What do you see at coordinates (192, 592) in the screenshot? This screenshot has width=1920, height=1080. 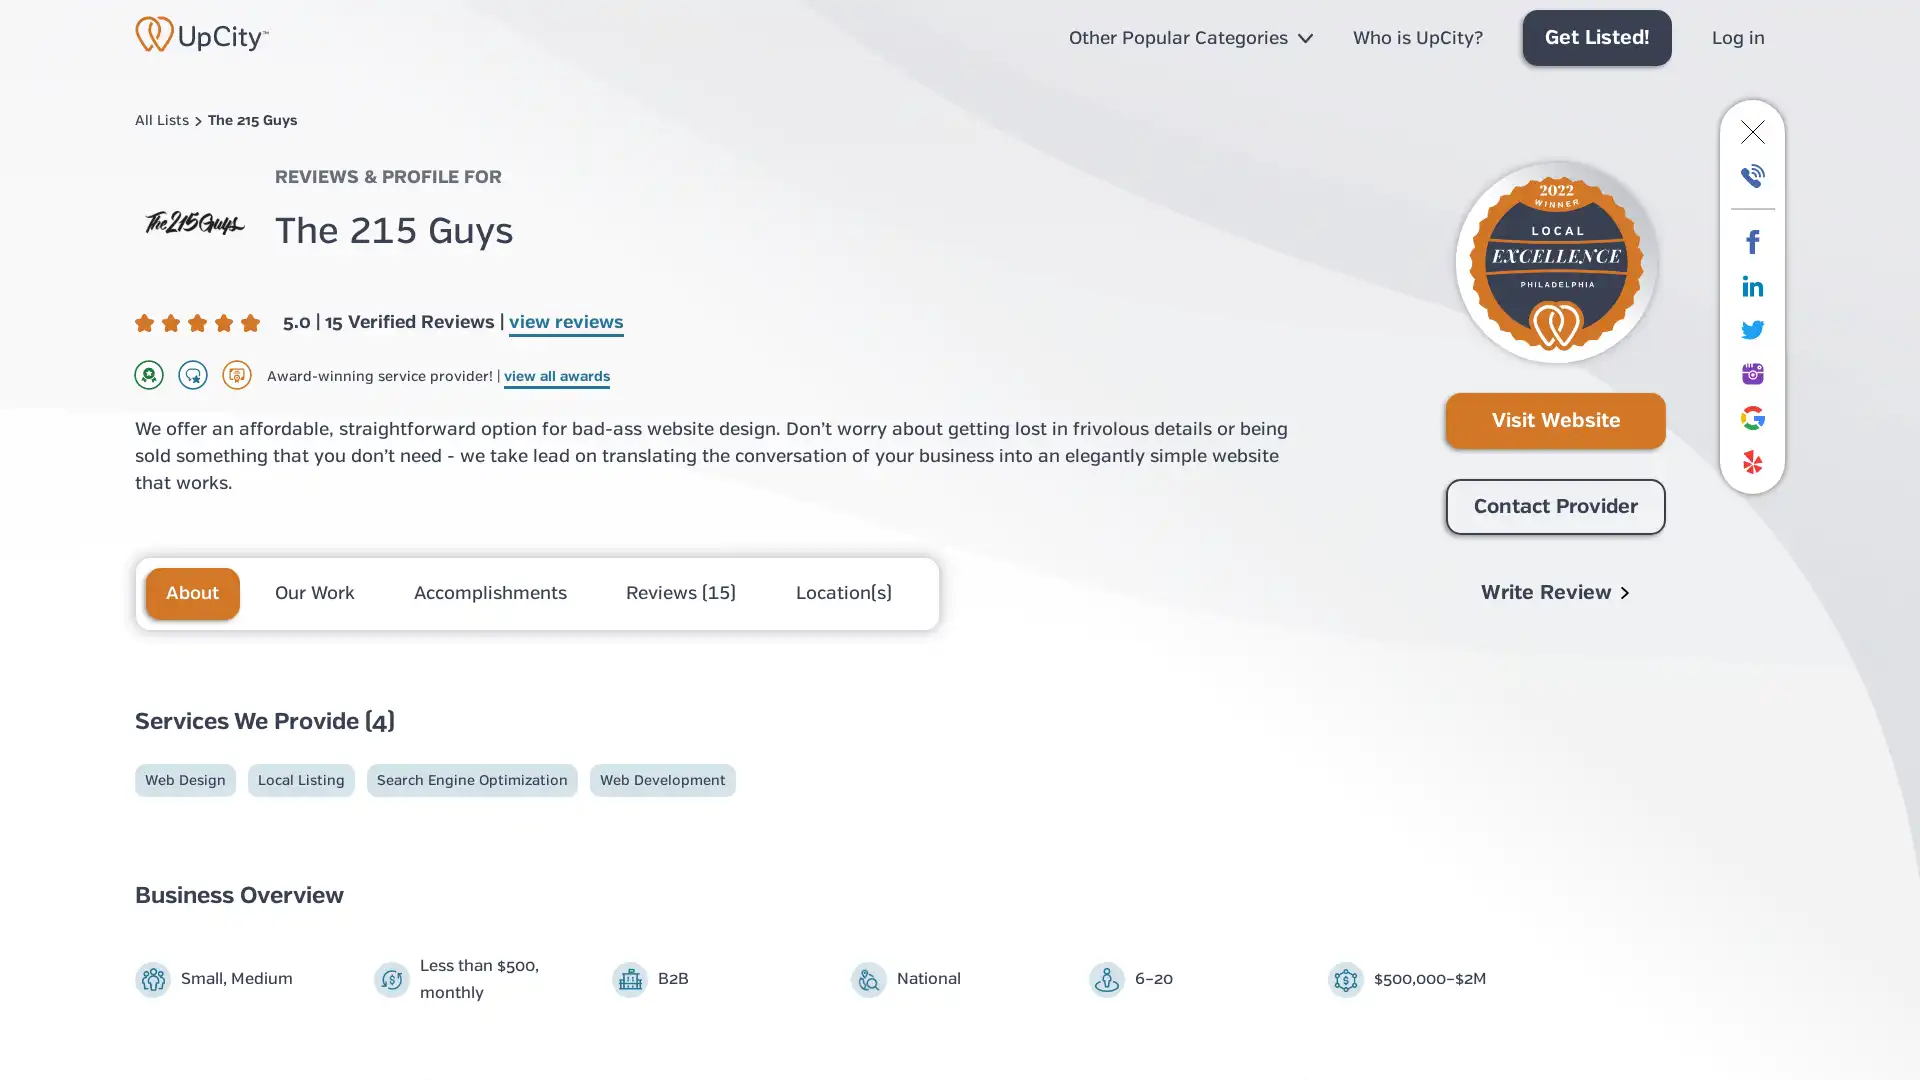 I see `About` at bounding box center [192, 592].